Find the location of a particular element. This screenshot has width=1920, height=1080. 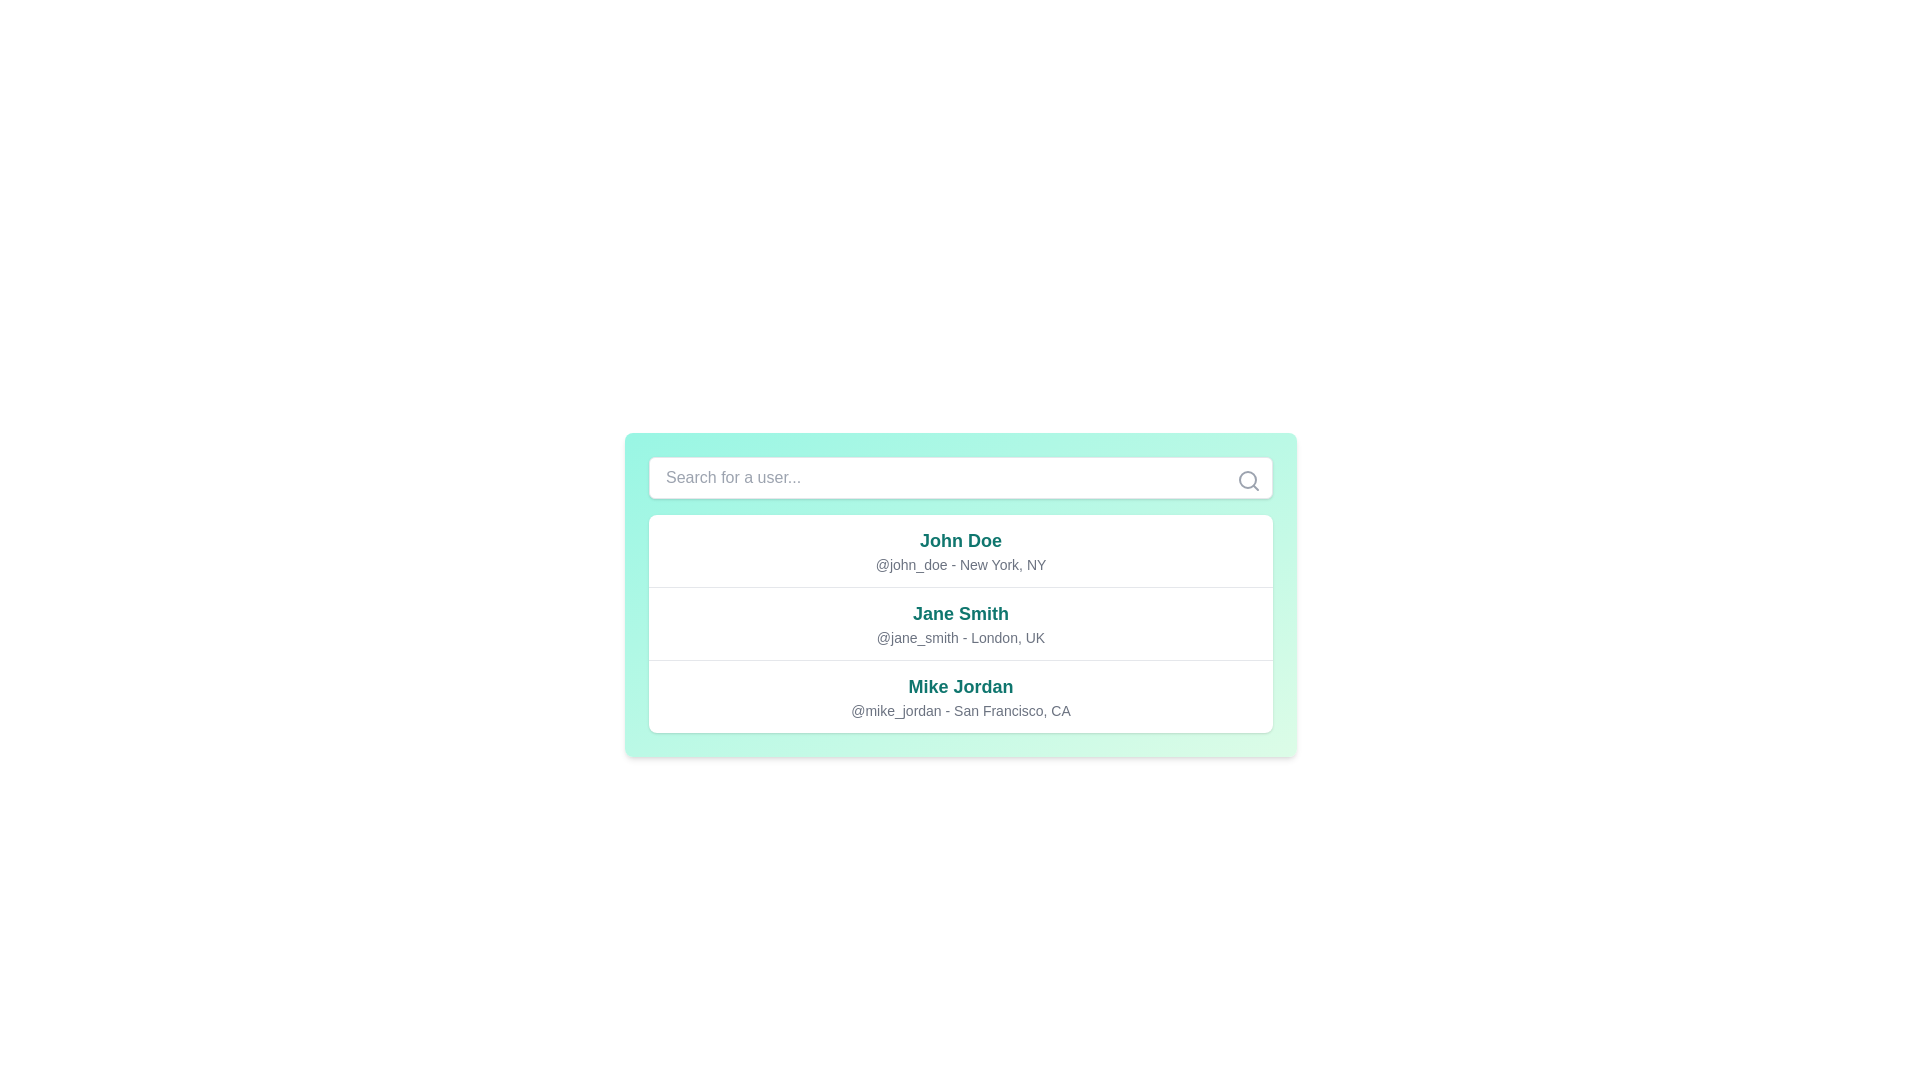

the static text label displaying the name of a person, which is the first visible item in a scrollable list, positioned above the smaller gray text '@john_doe - New York, NY' is located at coordinates (960, 540).